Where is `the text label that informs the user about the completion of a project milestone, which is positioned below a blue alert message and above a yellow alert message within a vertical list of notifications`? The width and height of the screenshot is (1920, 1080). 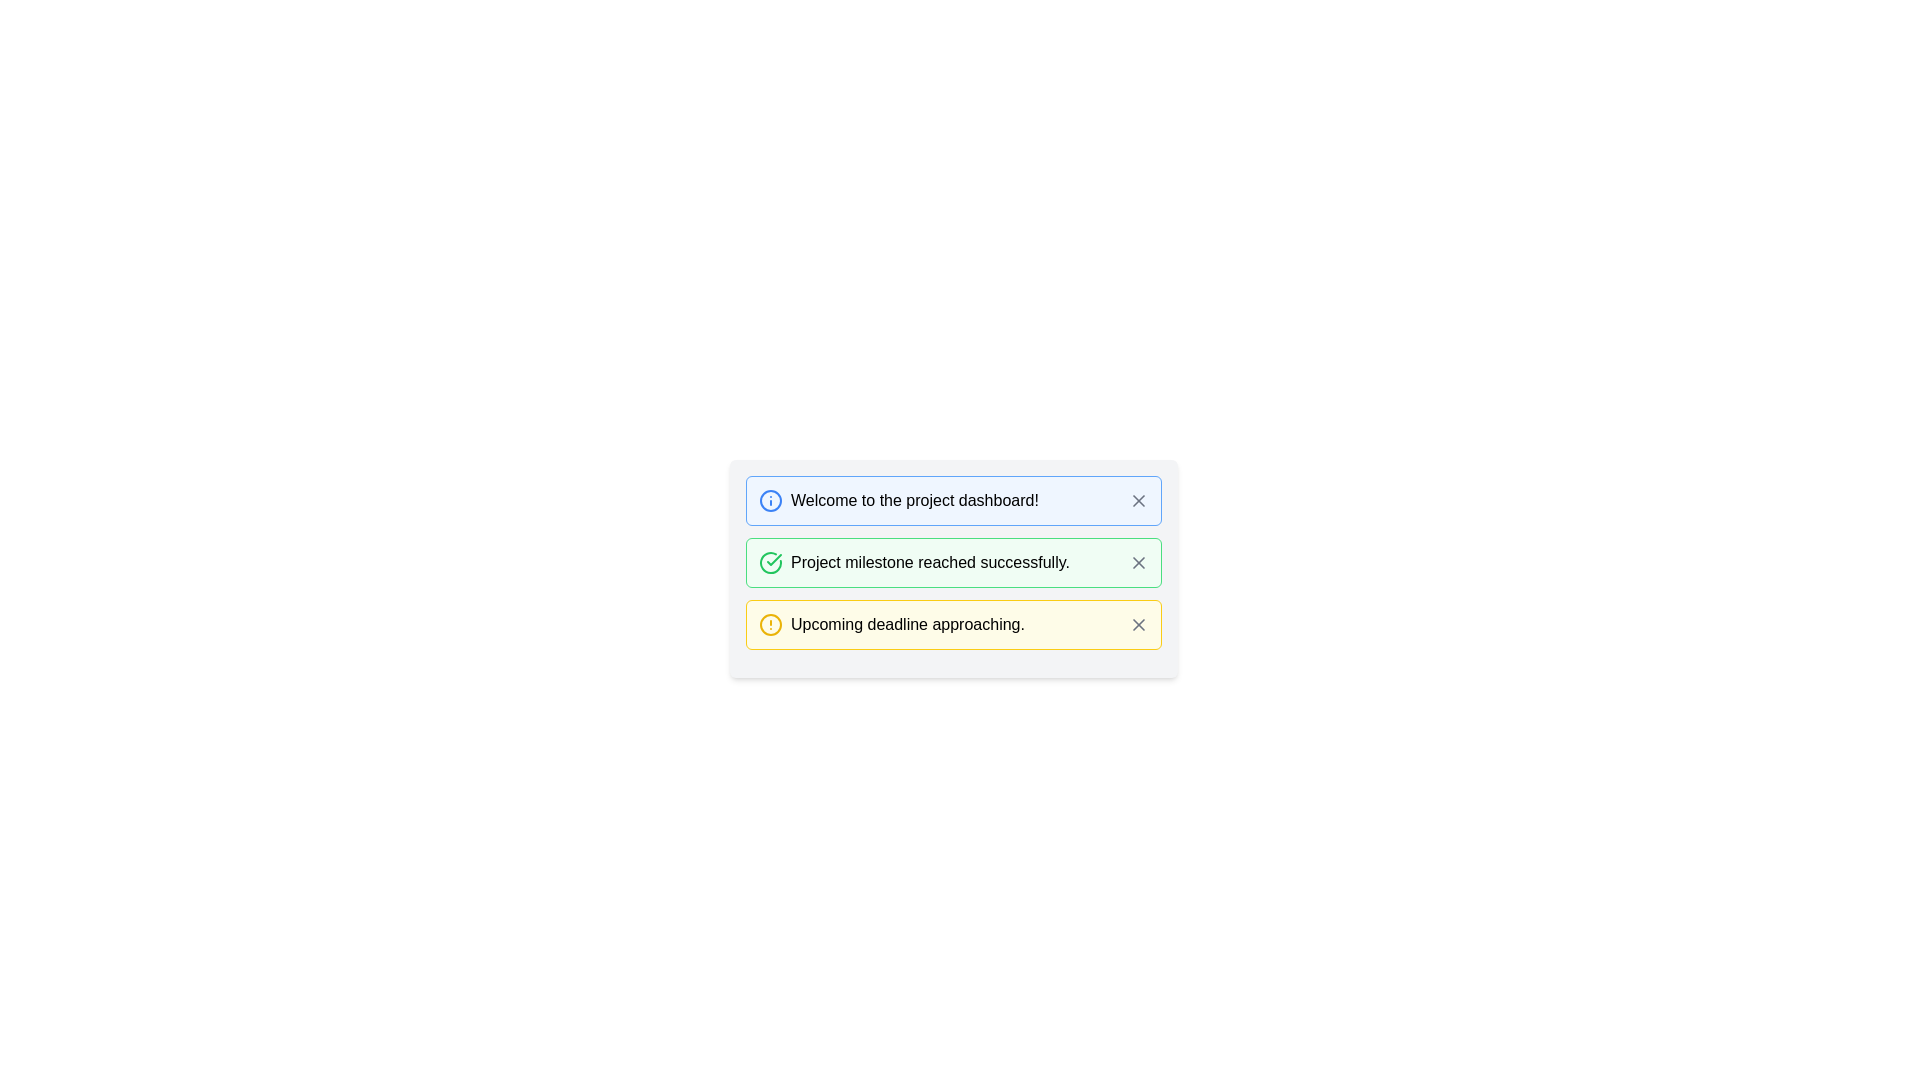 the text label that informs the user about the completion of a project milestone, which is positioned below a blue alert message and above a yellow alert message within a vertical list of notifications is located at coordinates (913, 563).